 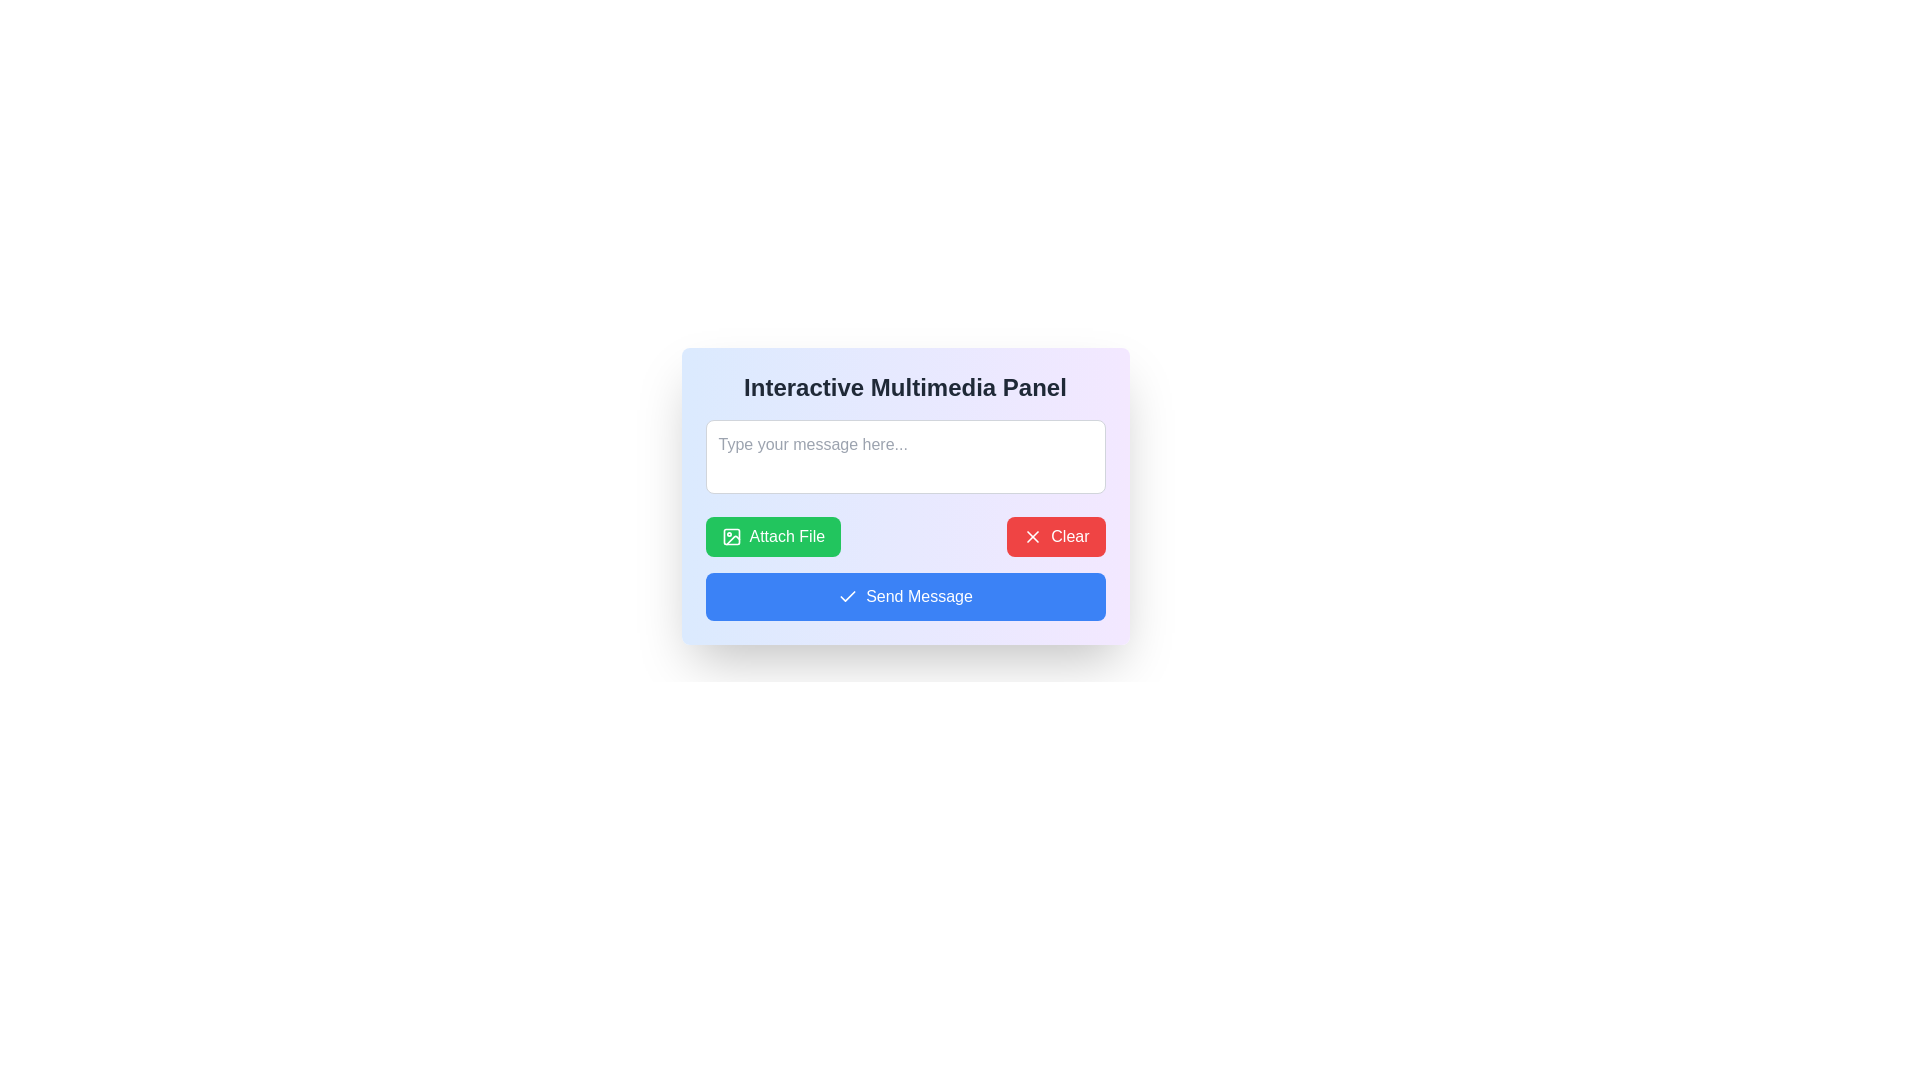 What do you see at coordinates (848, 595) in the screenshot?
I see `the visual change of the checkmark graphic icon indicating approval, which is centrally aligned within the 'Send Message' button` at bounding box center [848, 595].